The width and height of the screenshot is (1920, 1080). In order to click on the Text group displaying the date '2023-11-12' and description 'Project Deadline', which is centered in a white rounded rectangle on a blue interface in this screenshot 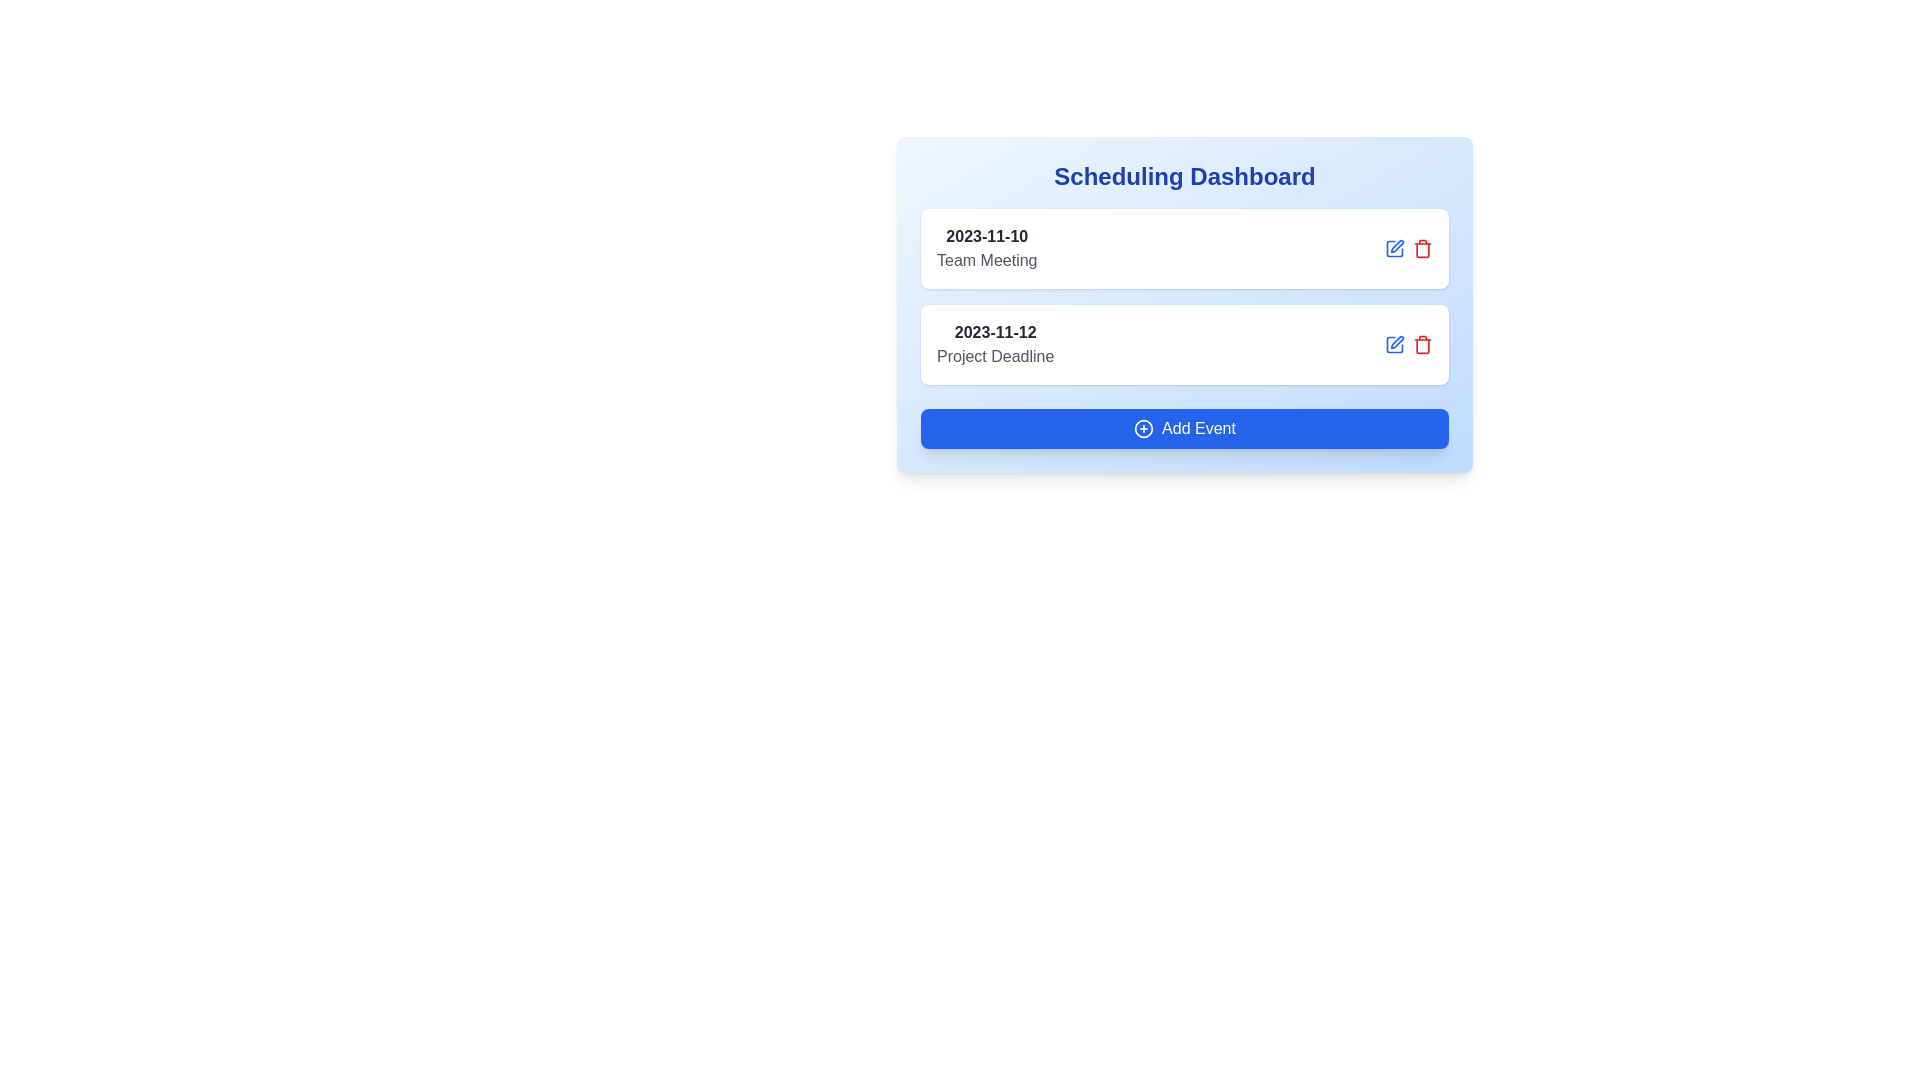, I will do `click(995, 343)`.